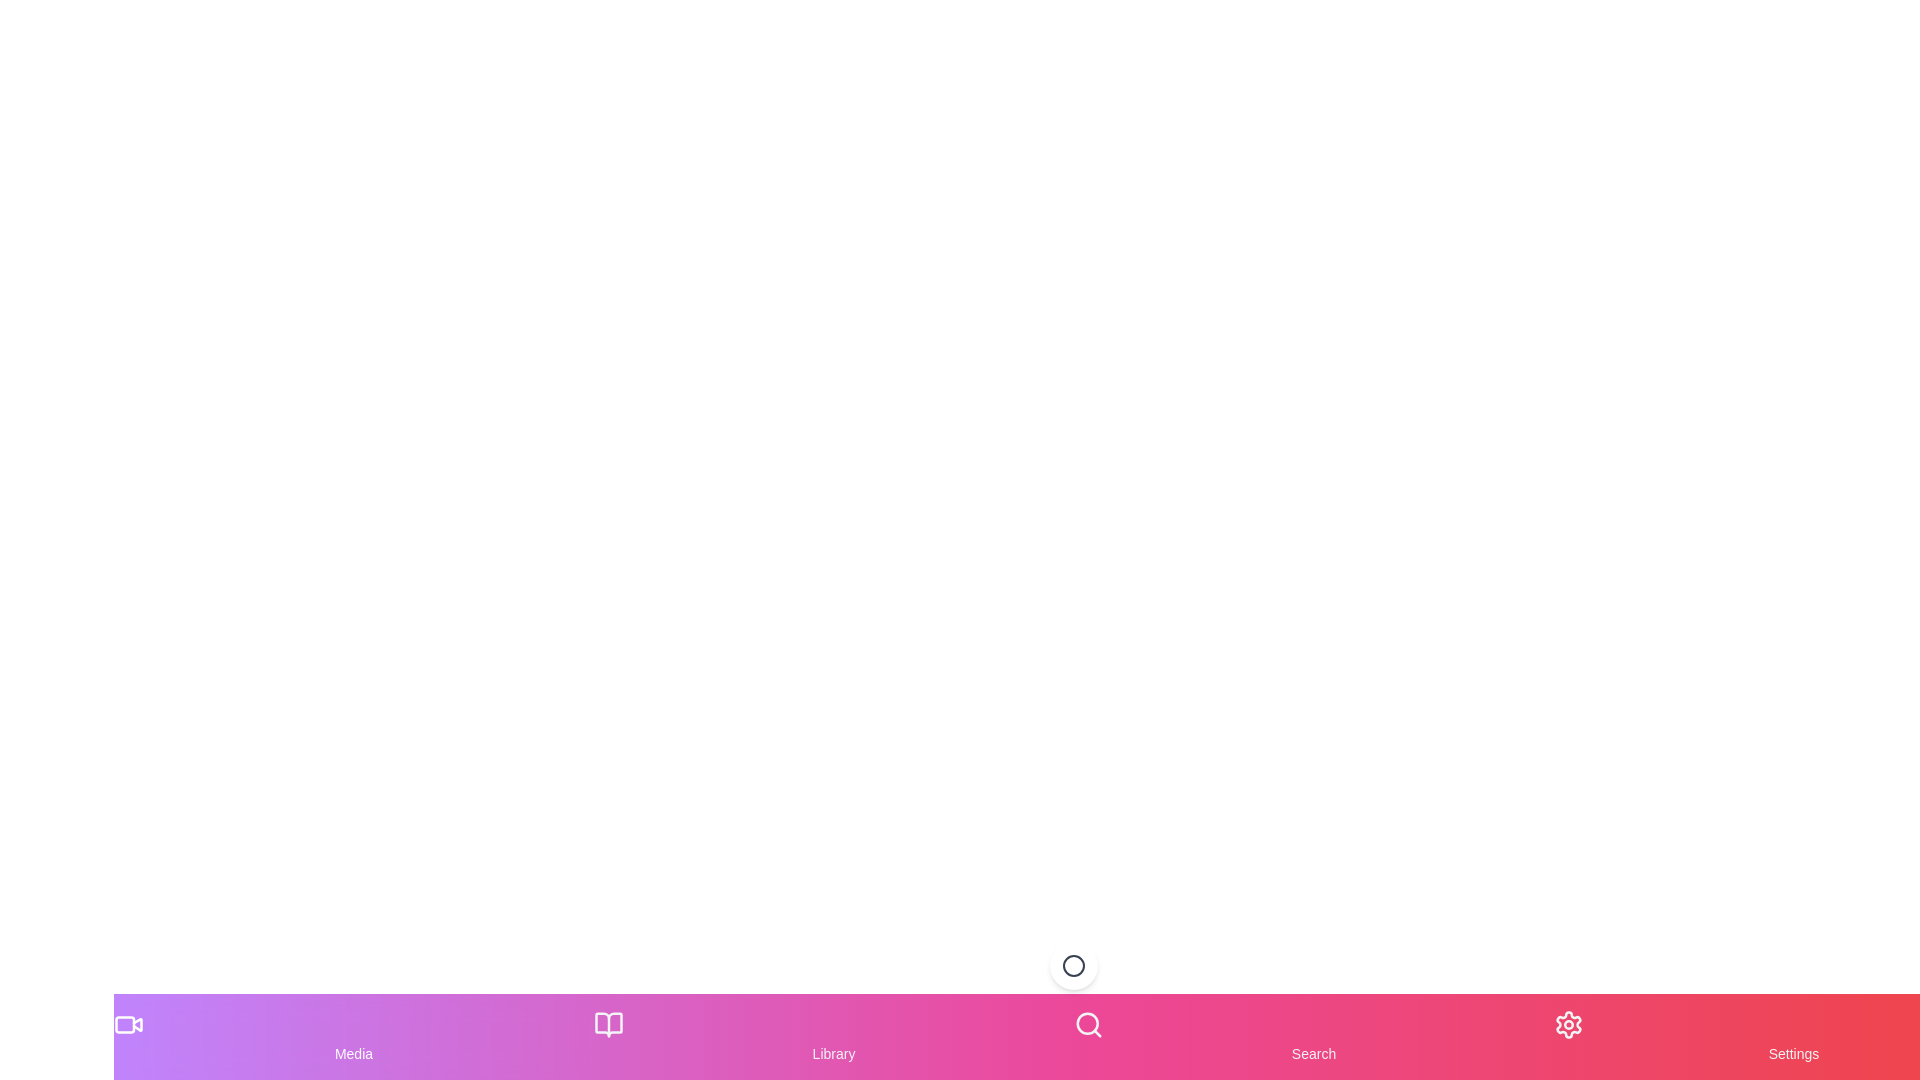 The width and height of the screenshot is (1920, 1080). Describe the element at coordinates (354, 1036) in the screenshot. I see `the Media item in the navigation bar` at that location.